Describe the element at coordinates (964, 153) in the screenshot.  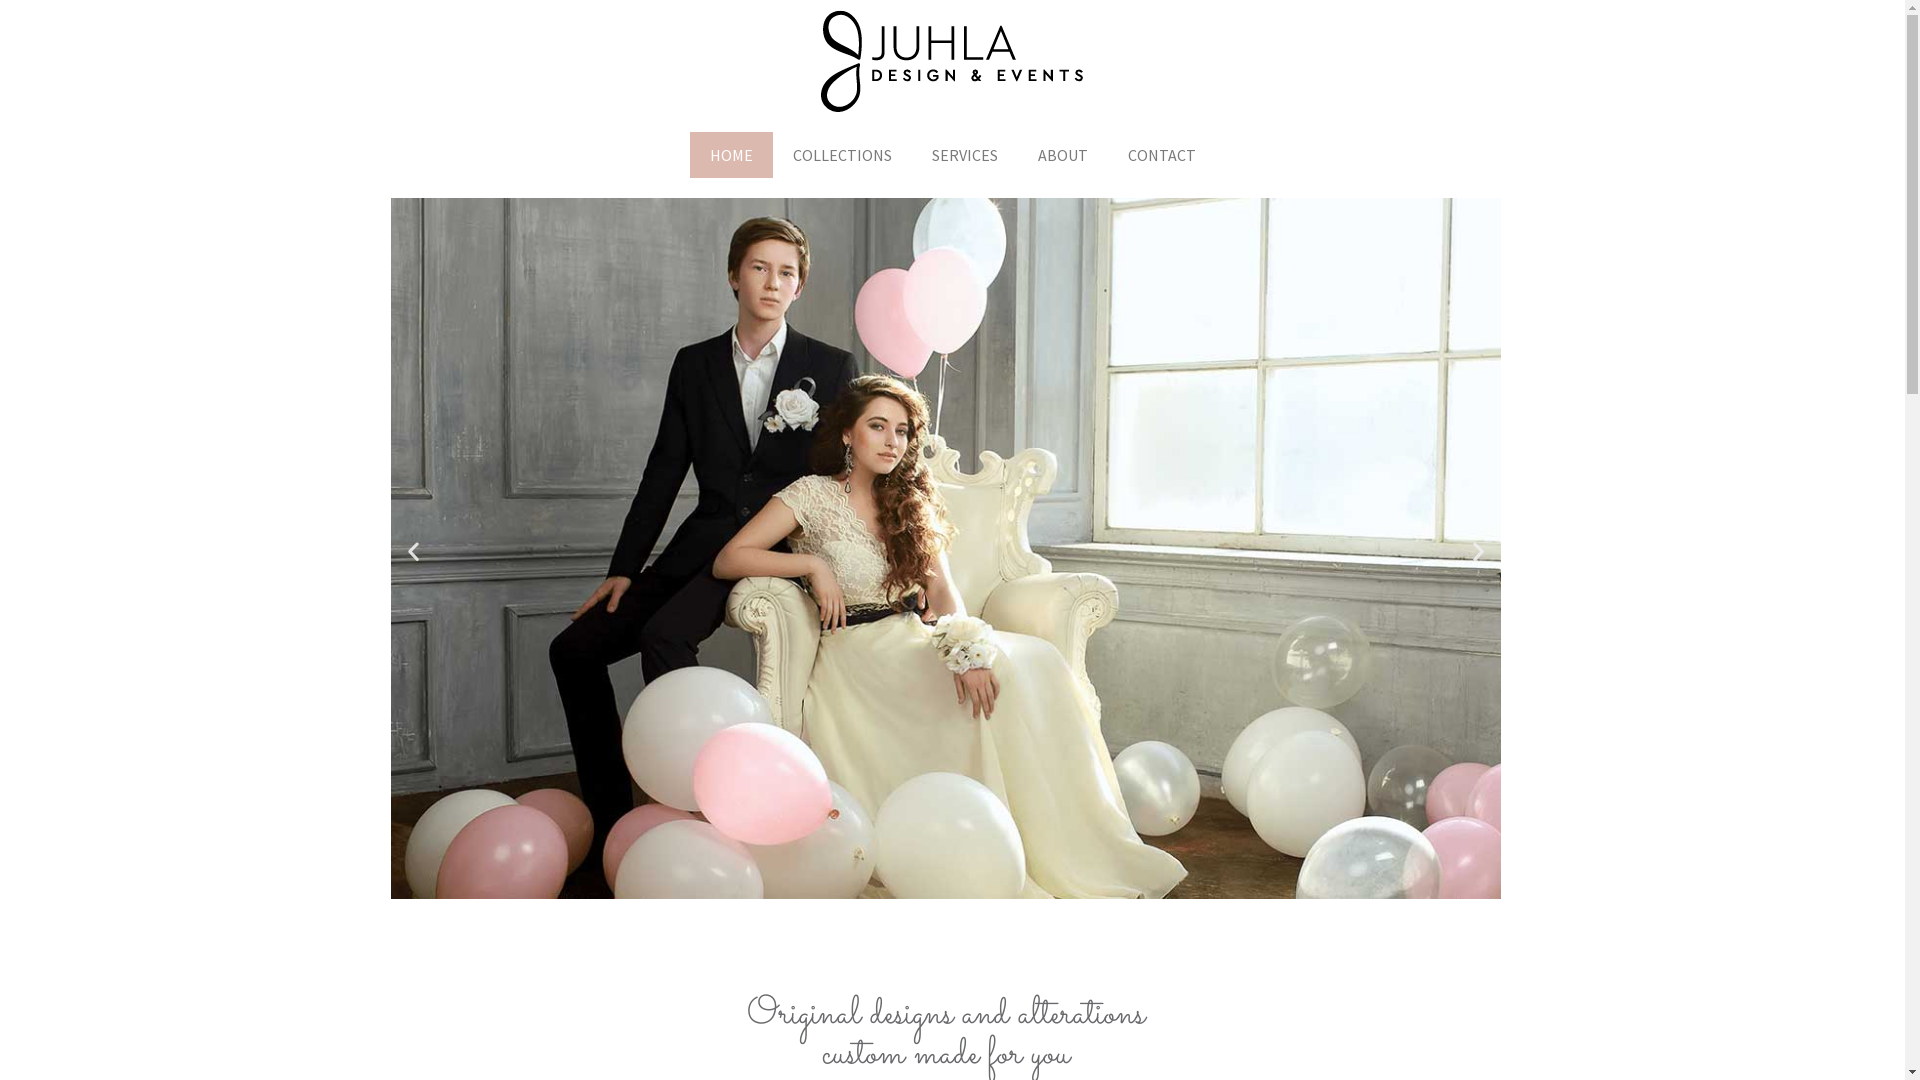
I see `'SERVICES'` at that location.